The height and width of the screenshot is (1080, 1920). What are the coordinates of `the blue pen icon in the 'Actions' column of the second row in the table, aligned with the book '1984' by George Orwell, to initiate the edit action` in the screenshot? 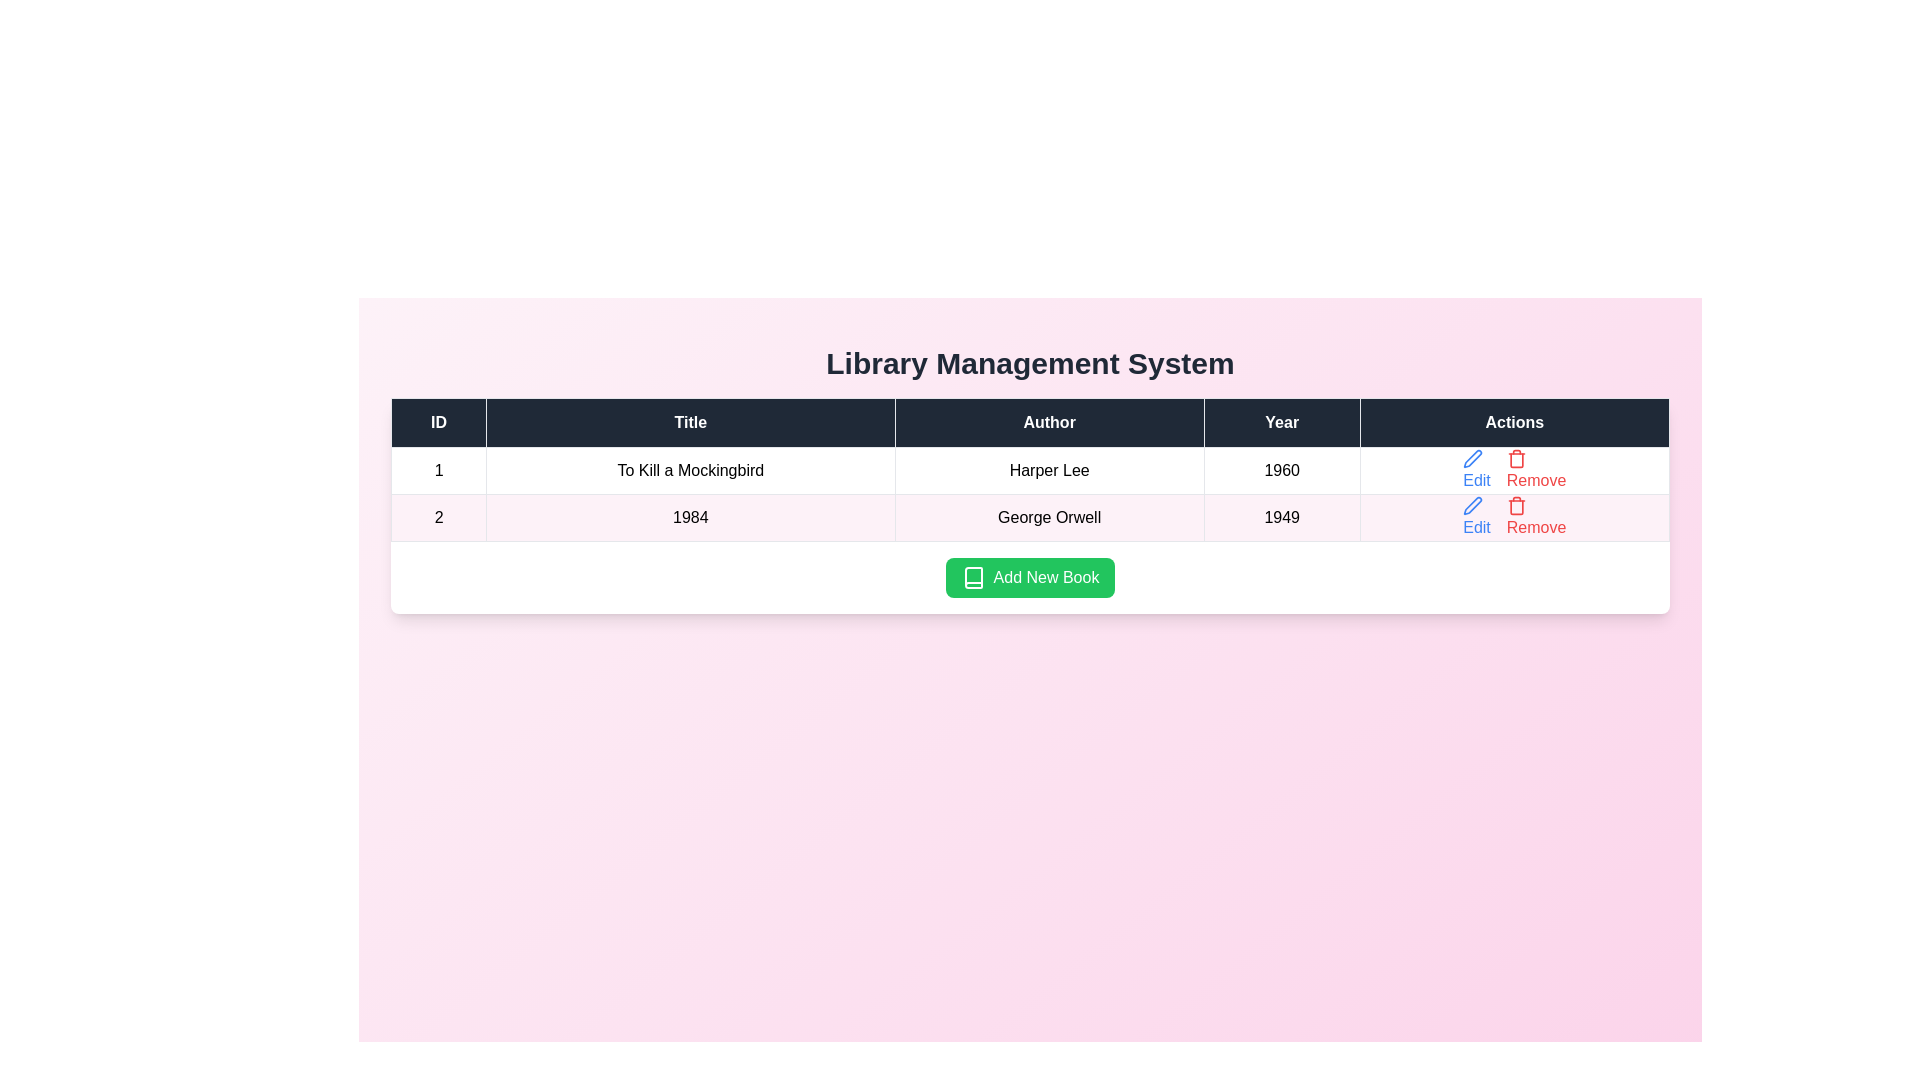 It's located at (1473, 504).